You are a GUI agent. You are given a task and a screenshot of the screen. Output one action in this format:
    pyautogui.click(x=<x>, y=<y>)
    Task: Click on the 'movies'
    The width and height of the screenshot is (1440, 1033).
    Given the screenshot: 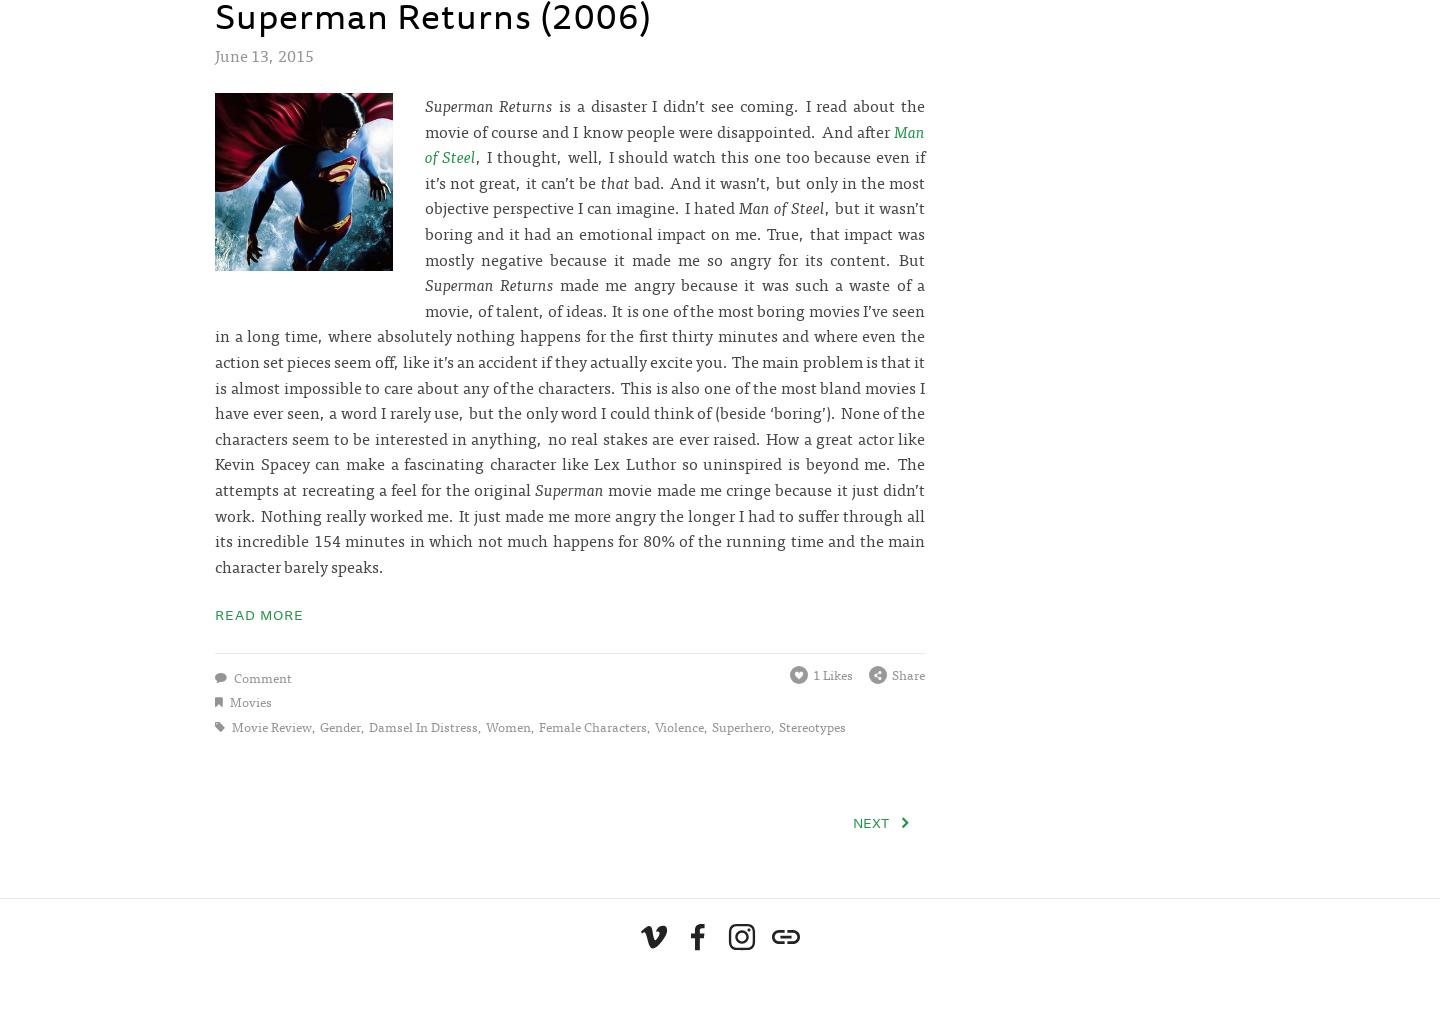 What is the action you would take?
    pyautogui.click(x=248, y=701)
    